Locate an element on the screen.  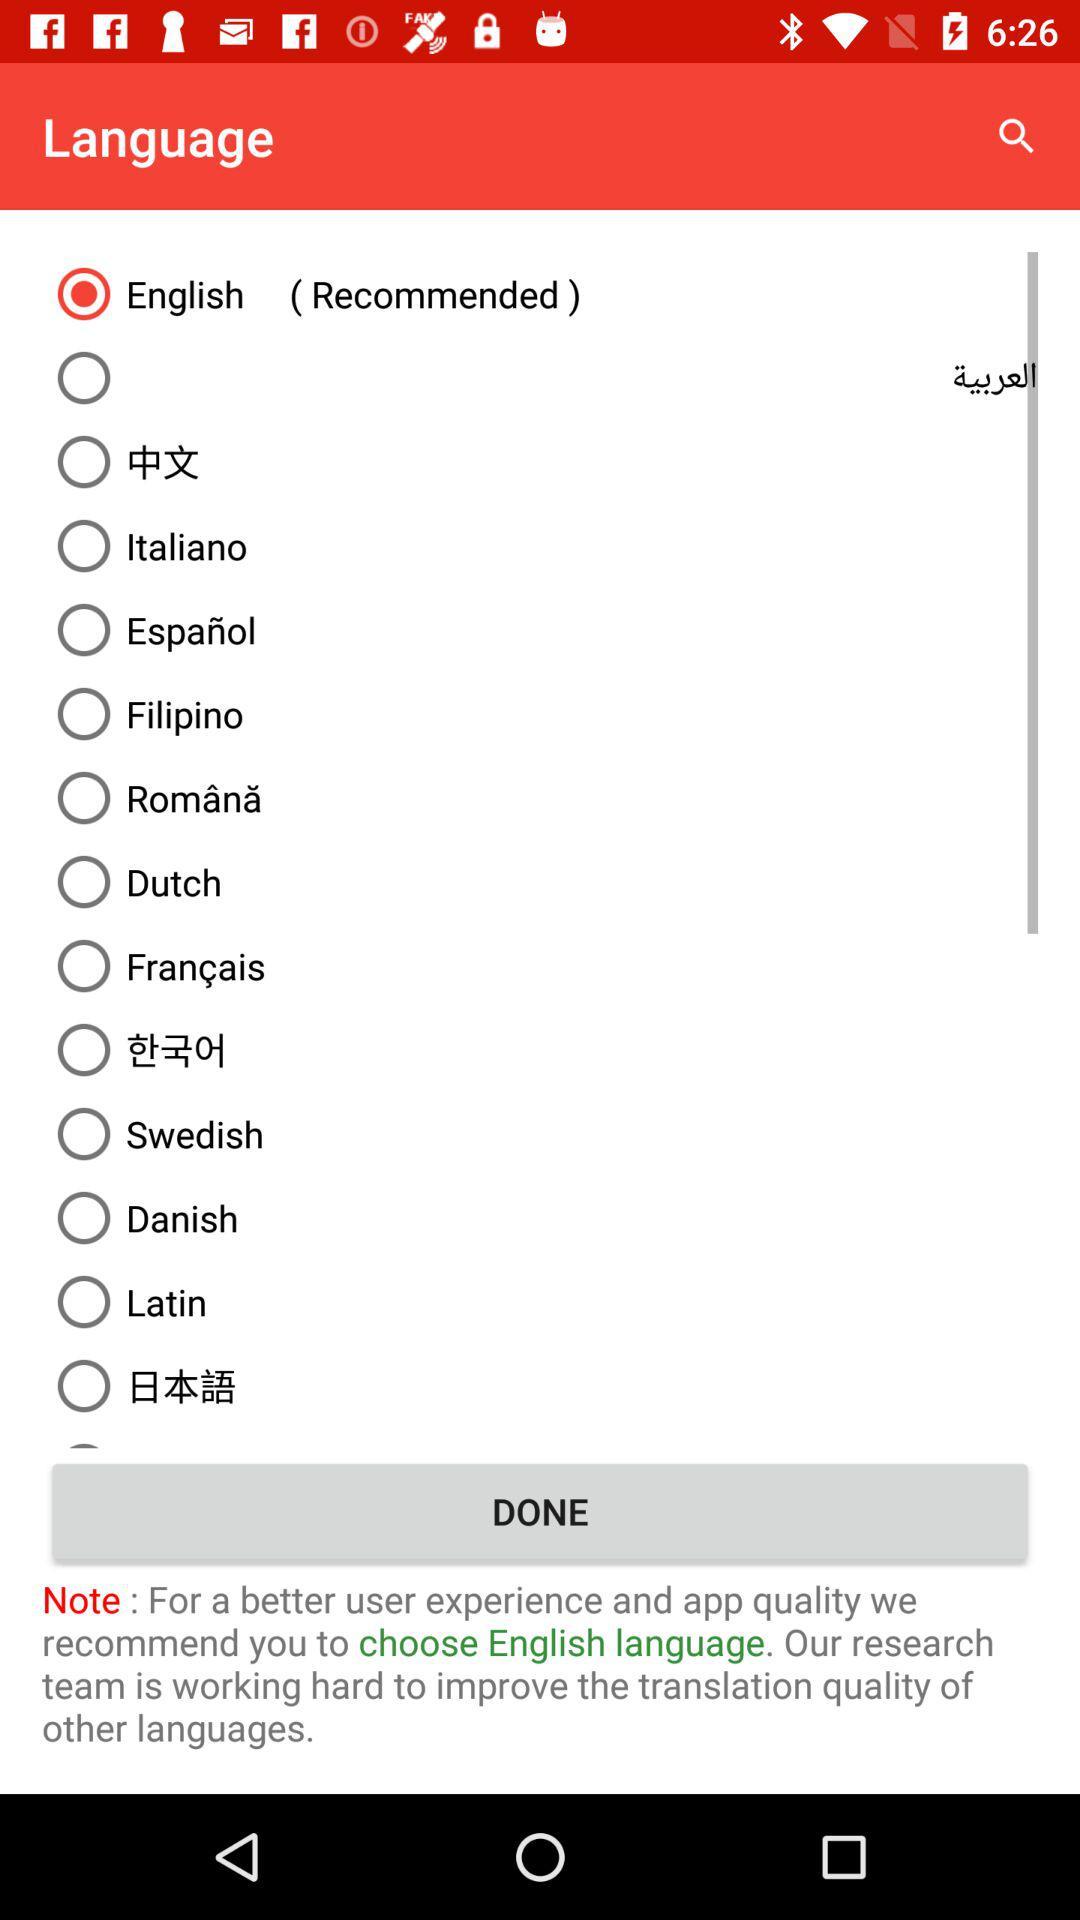
dutch icon is located at coordinates (540, 881).